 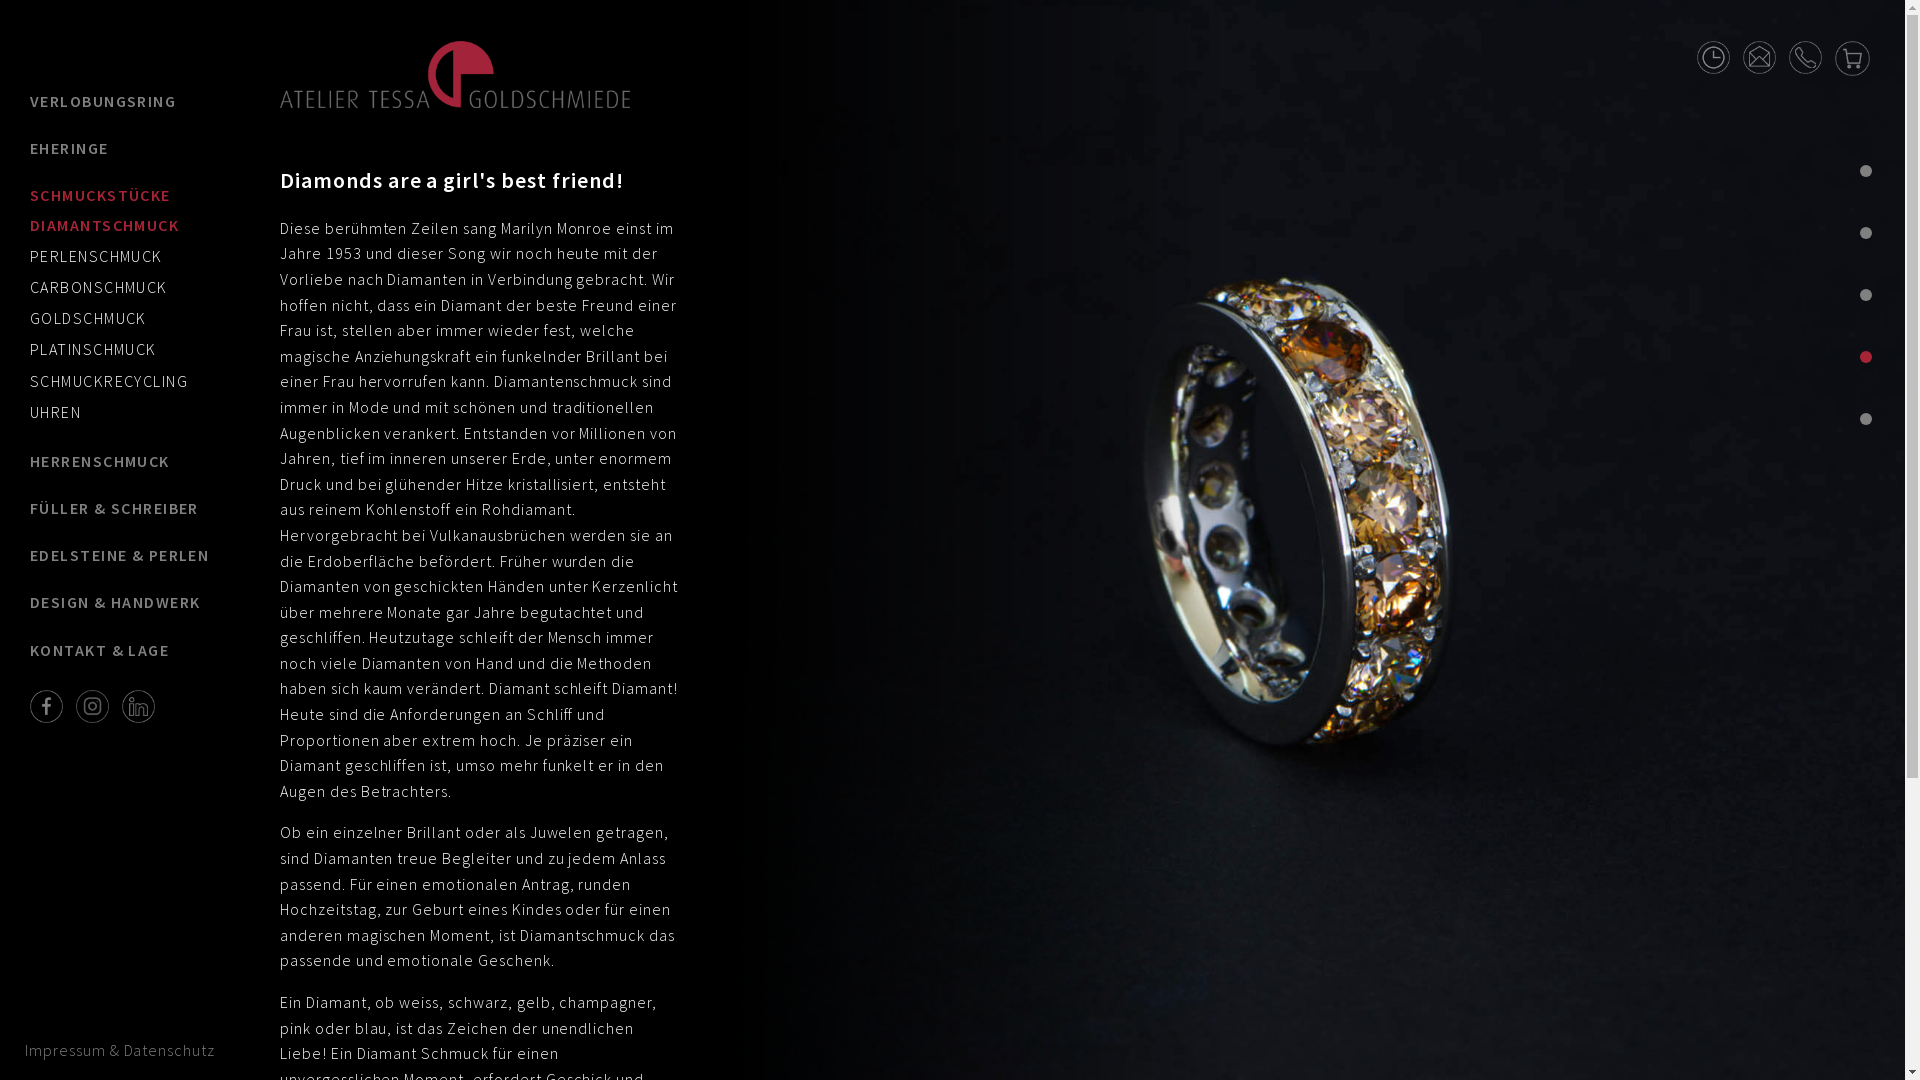 I want to click on 'Impressum & Datenschutz', so click(x=119, y=1048).